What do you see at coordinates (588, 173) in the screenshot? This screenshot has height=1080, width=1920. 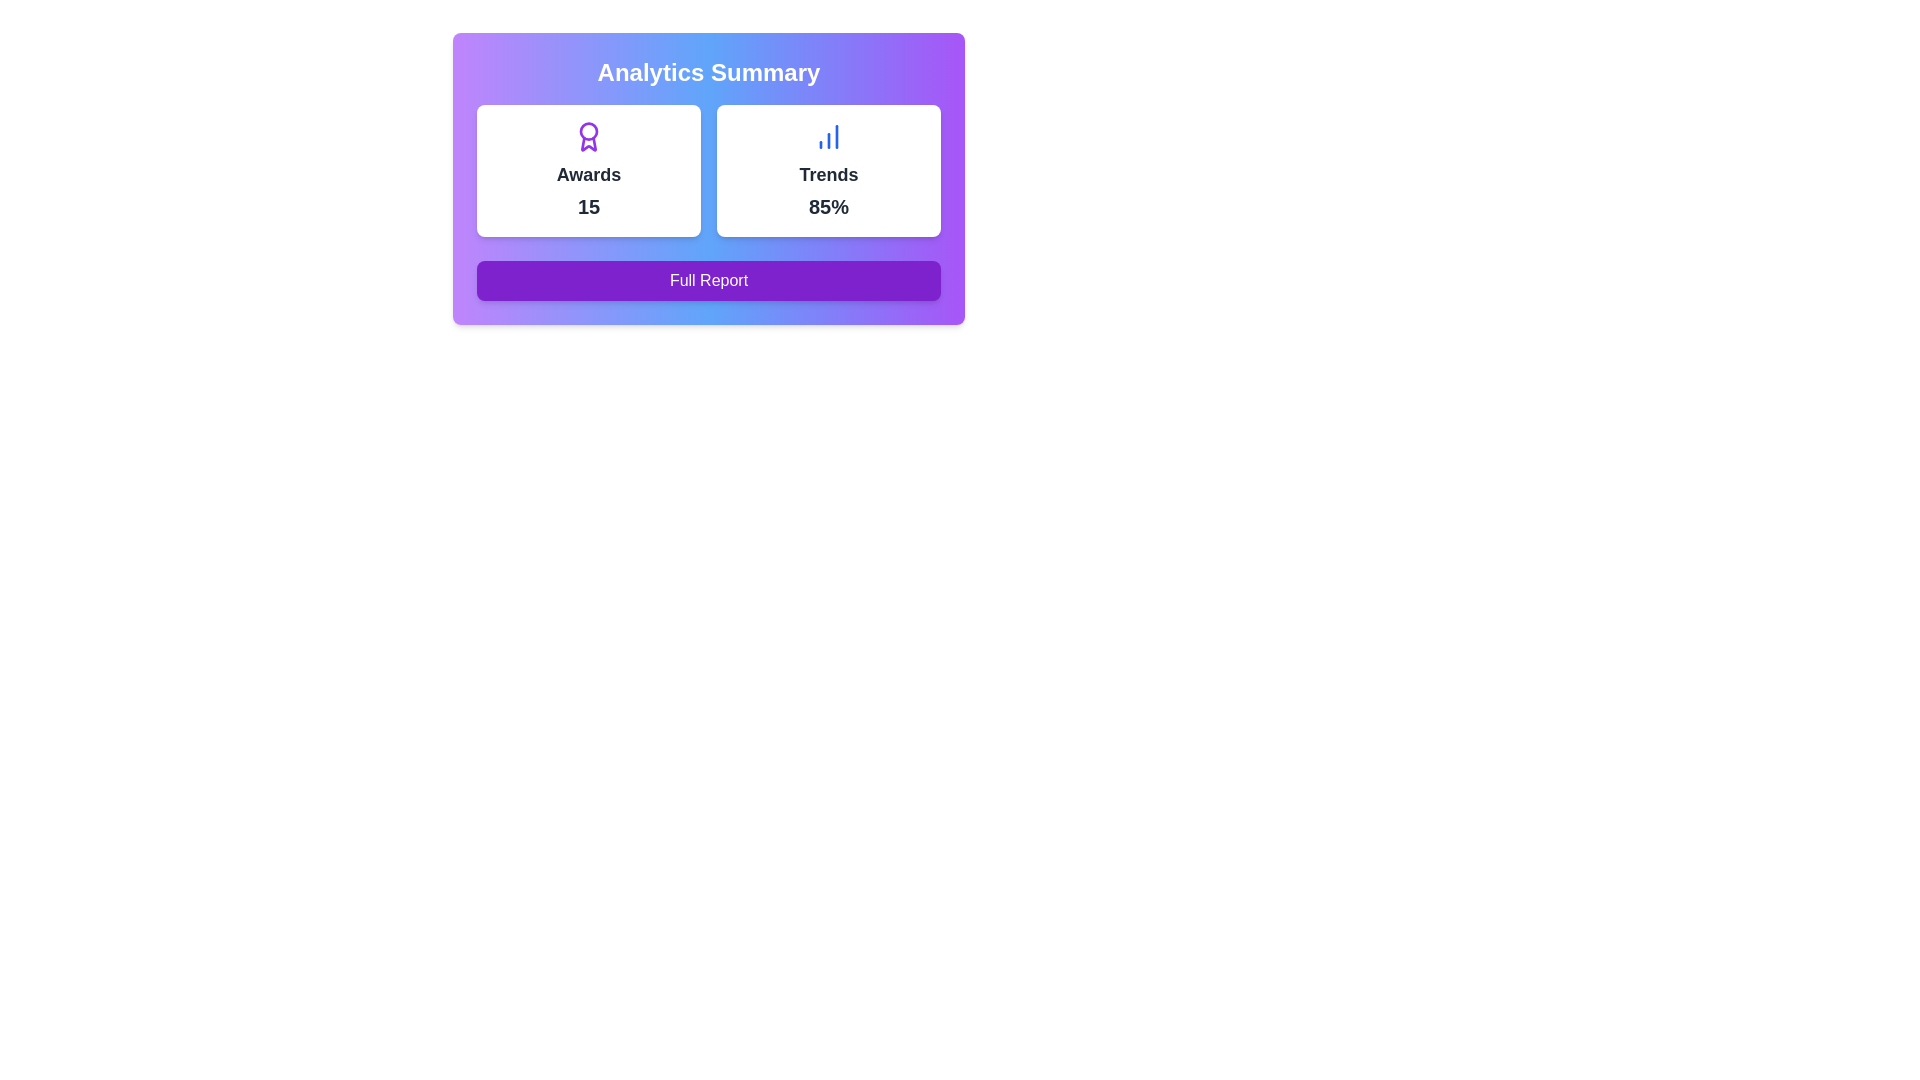 I see `attention on the bold, large font text displaying 'Awards' that is centrally aligned and positioned above the number '15'` at bounding box center [588, 173].